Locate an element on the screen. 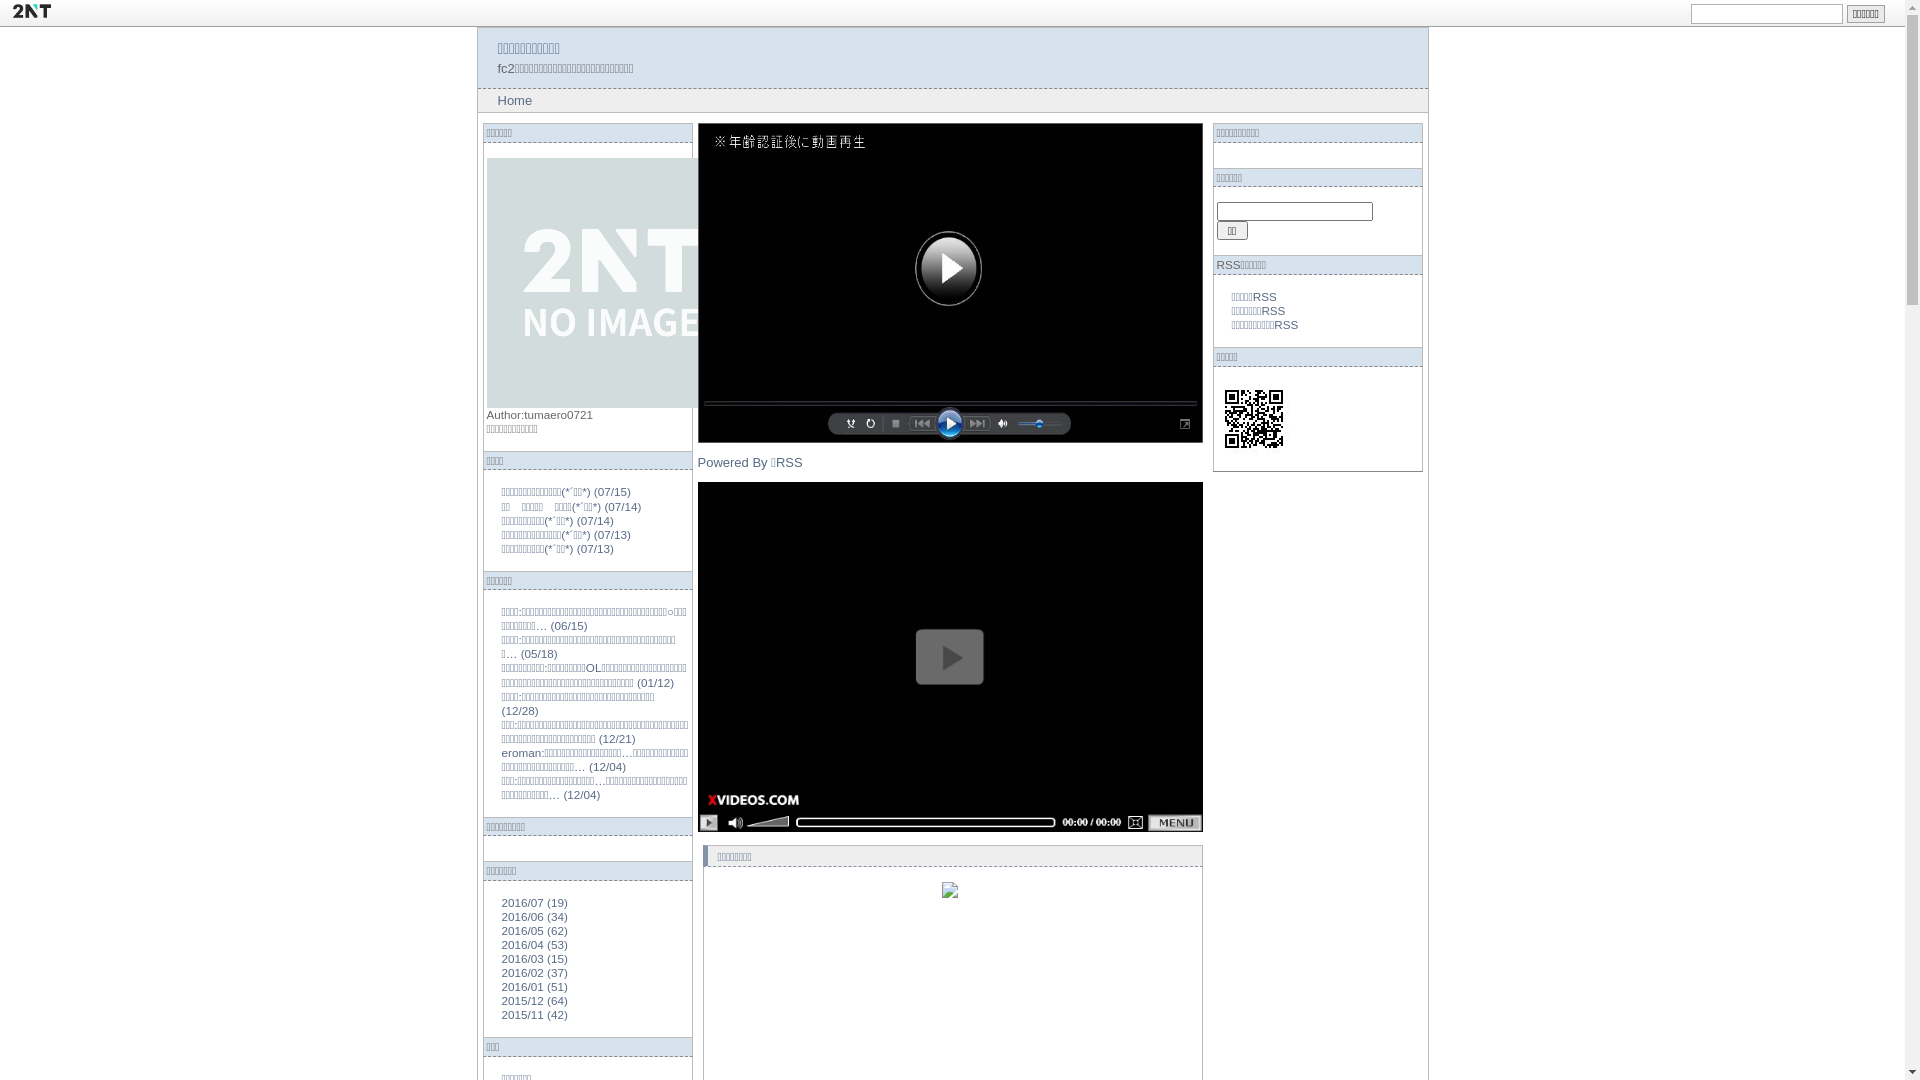 Image resolution: width=1920 pixels, height=1080 pixels. '2016/06 (34)' is located at coordinates (502, 916).